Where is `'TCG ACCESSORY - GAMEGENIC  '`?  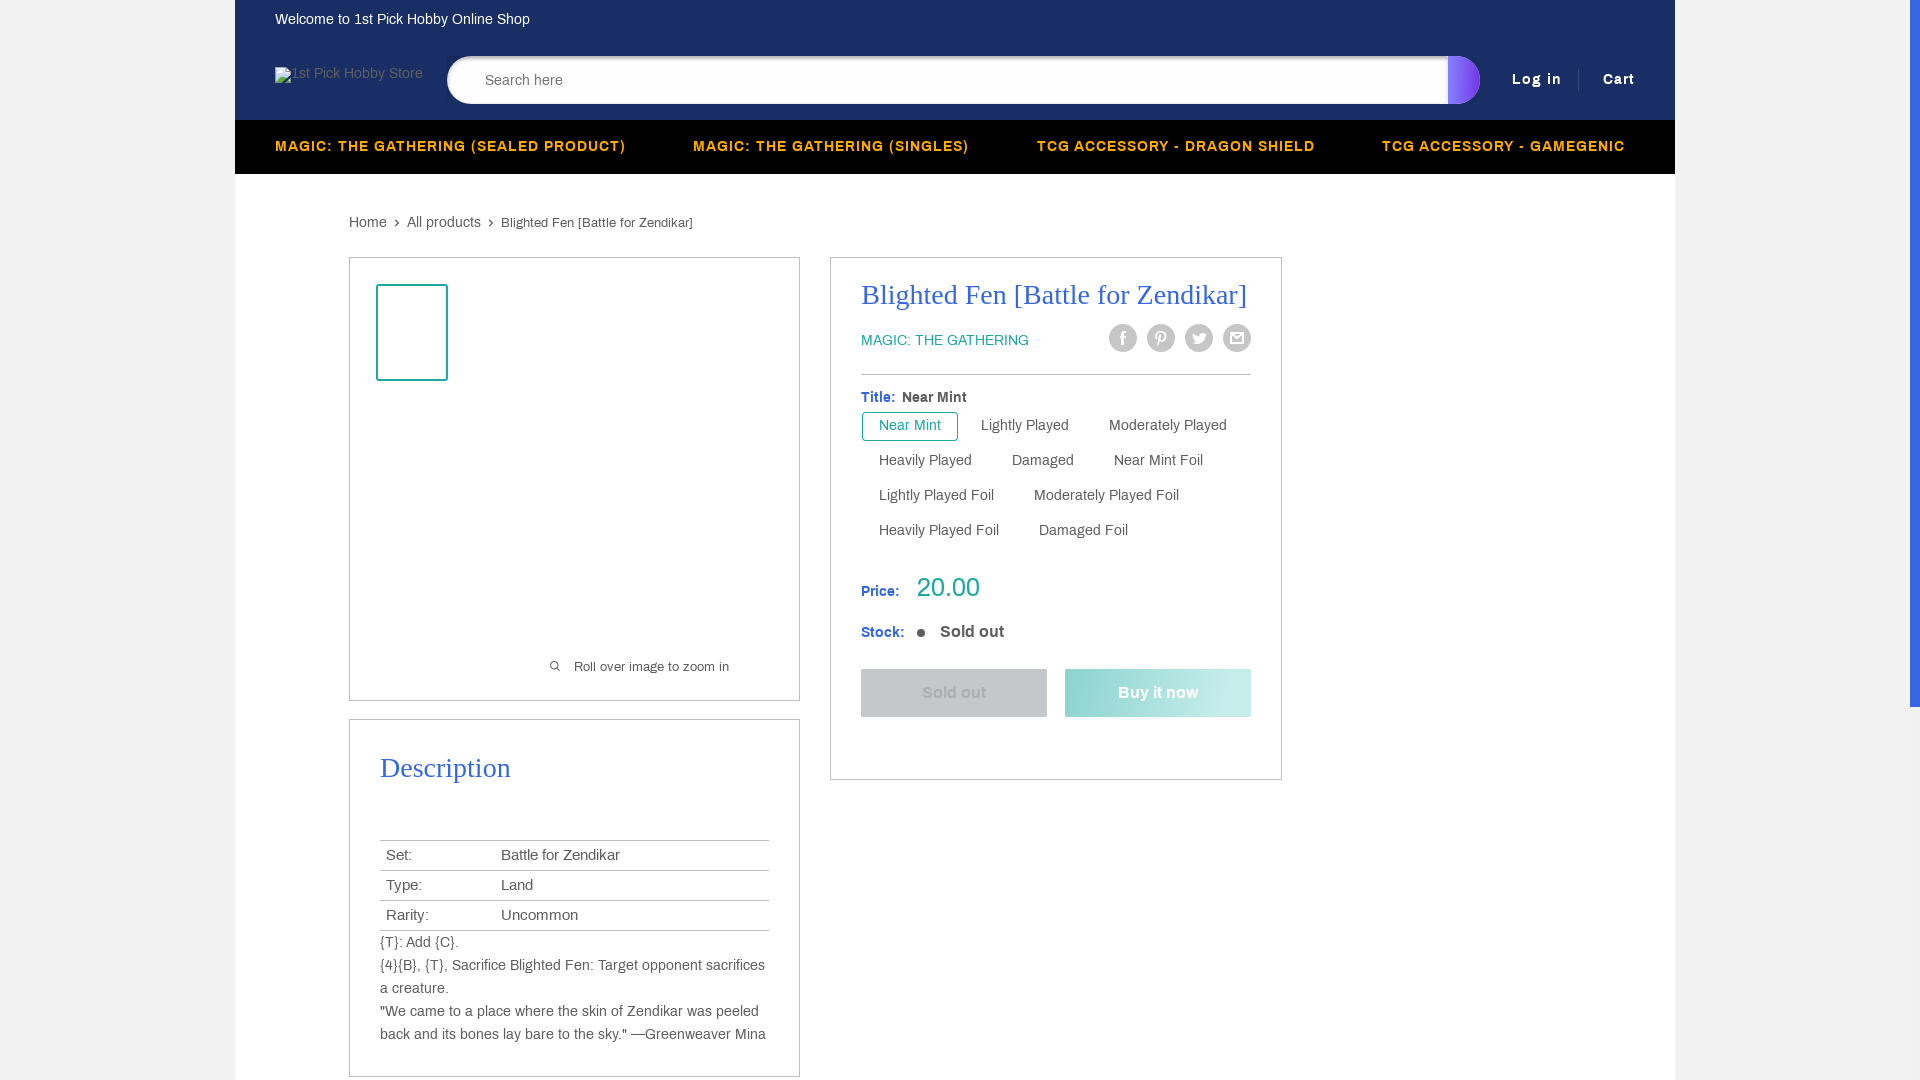
'TCG ACCESSORY - GAMEGENIC  ' is located at coordinates (1508, 145).